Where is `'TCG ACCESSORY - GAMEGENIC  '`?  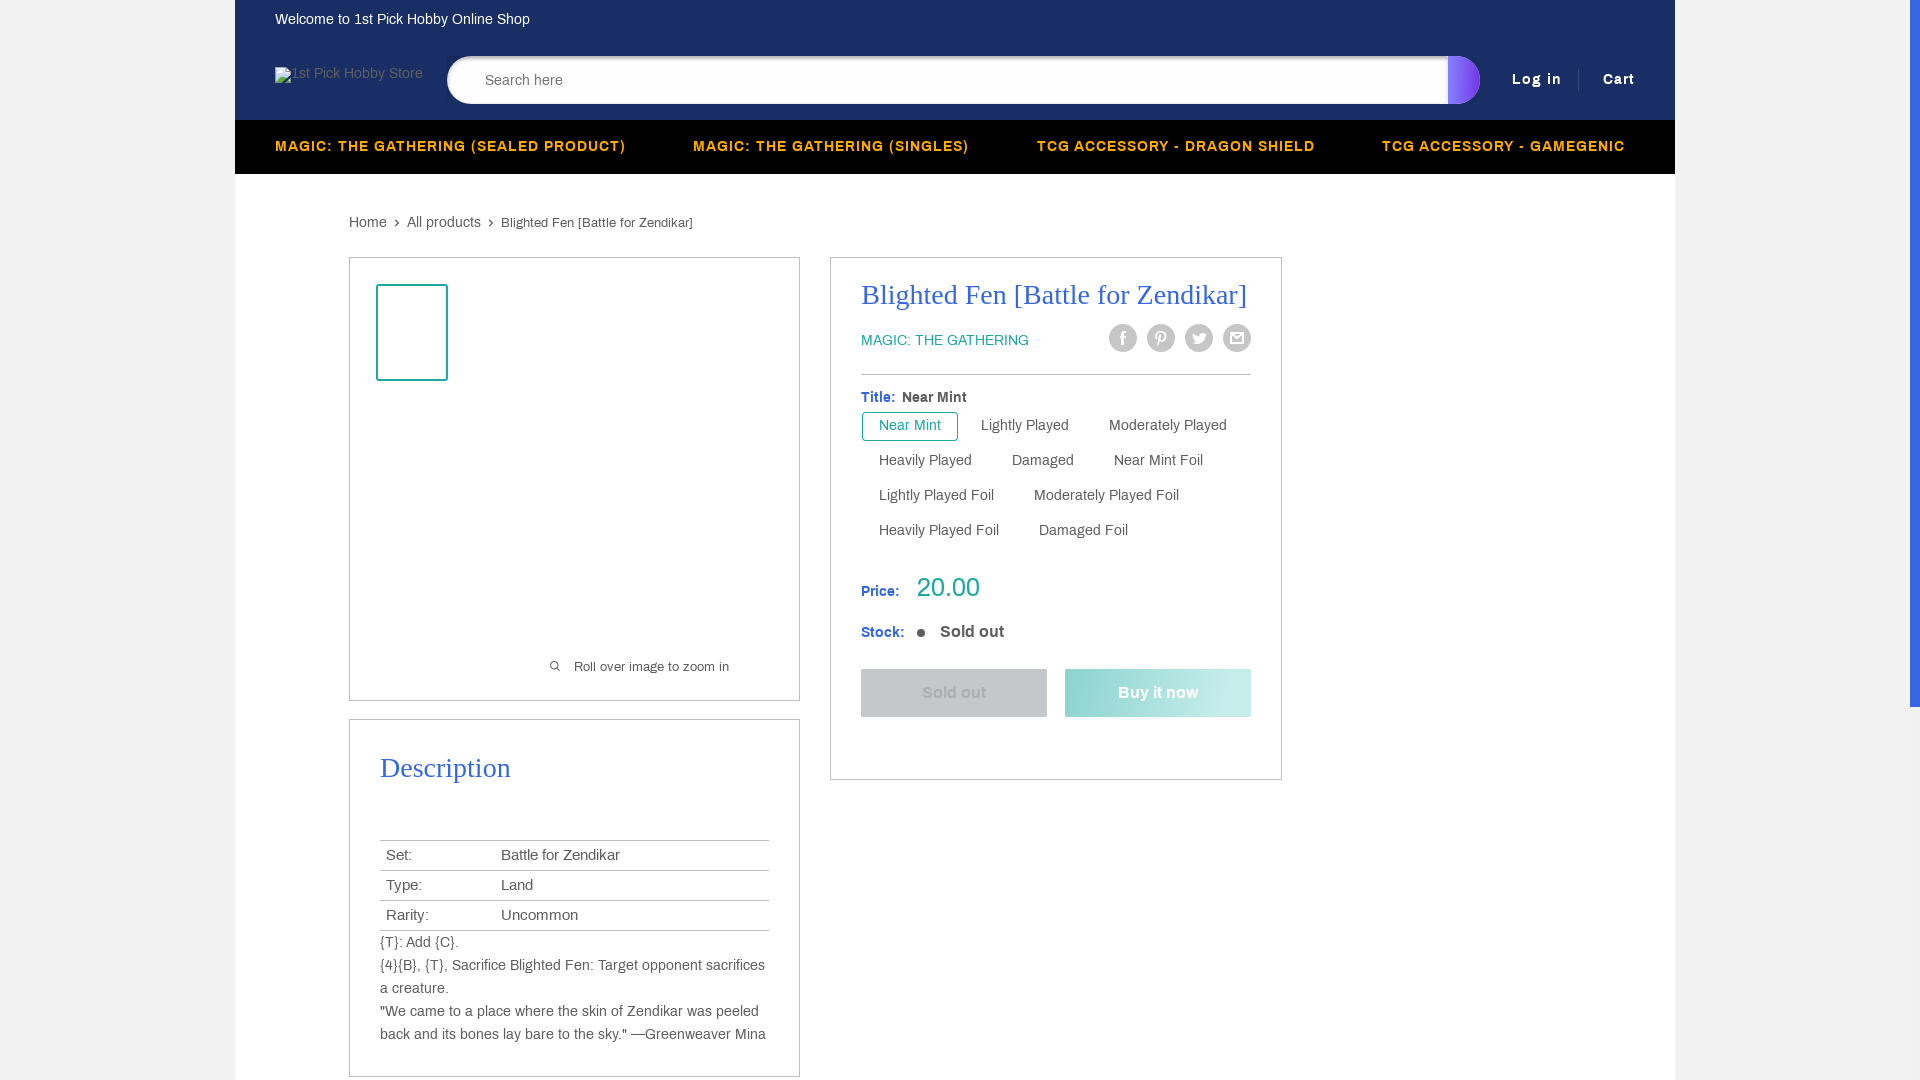
'TCG ACCESSORY - GAMEGENIC  ' is located at coordinates (1508, 145).